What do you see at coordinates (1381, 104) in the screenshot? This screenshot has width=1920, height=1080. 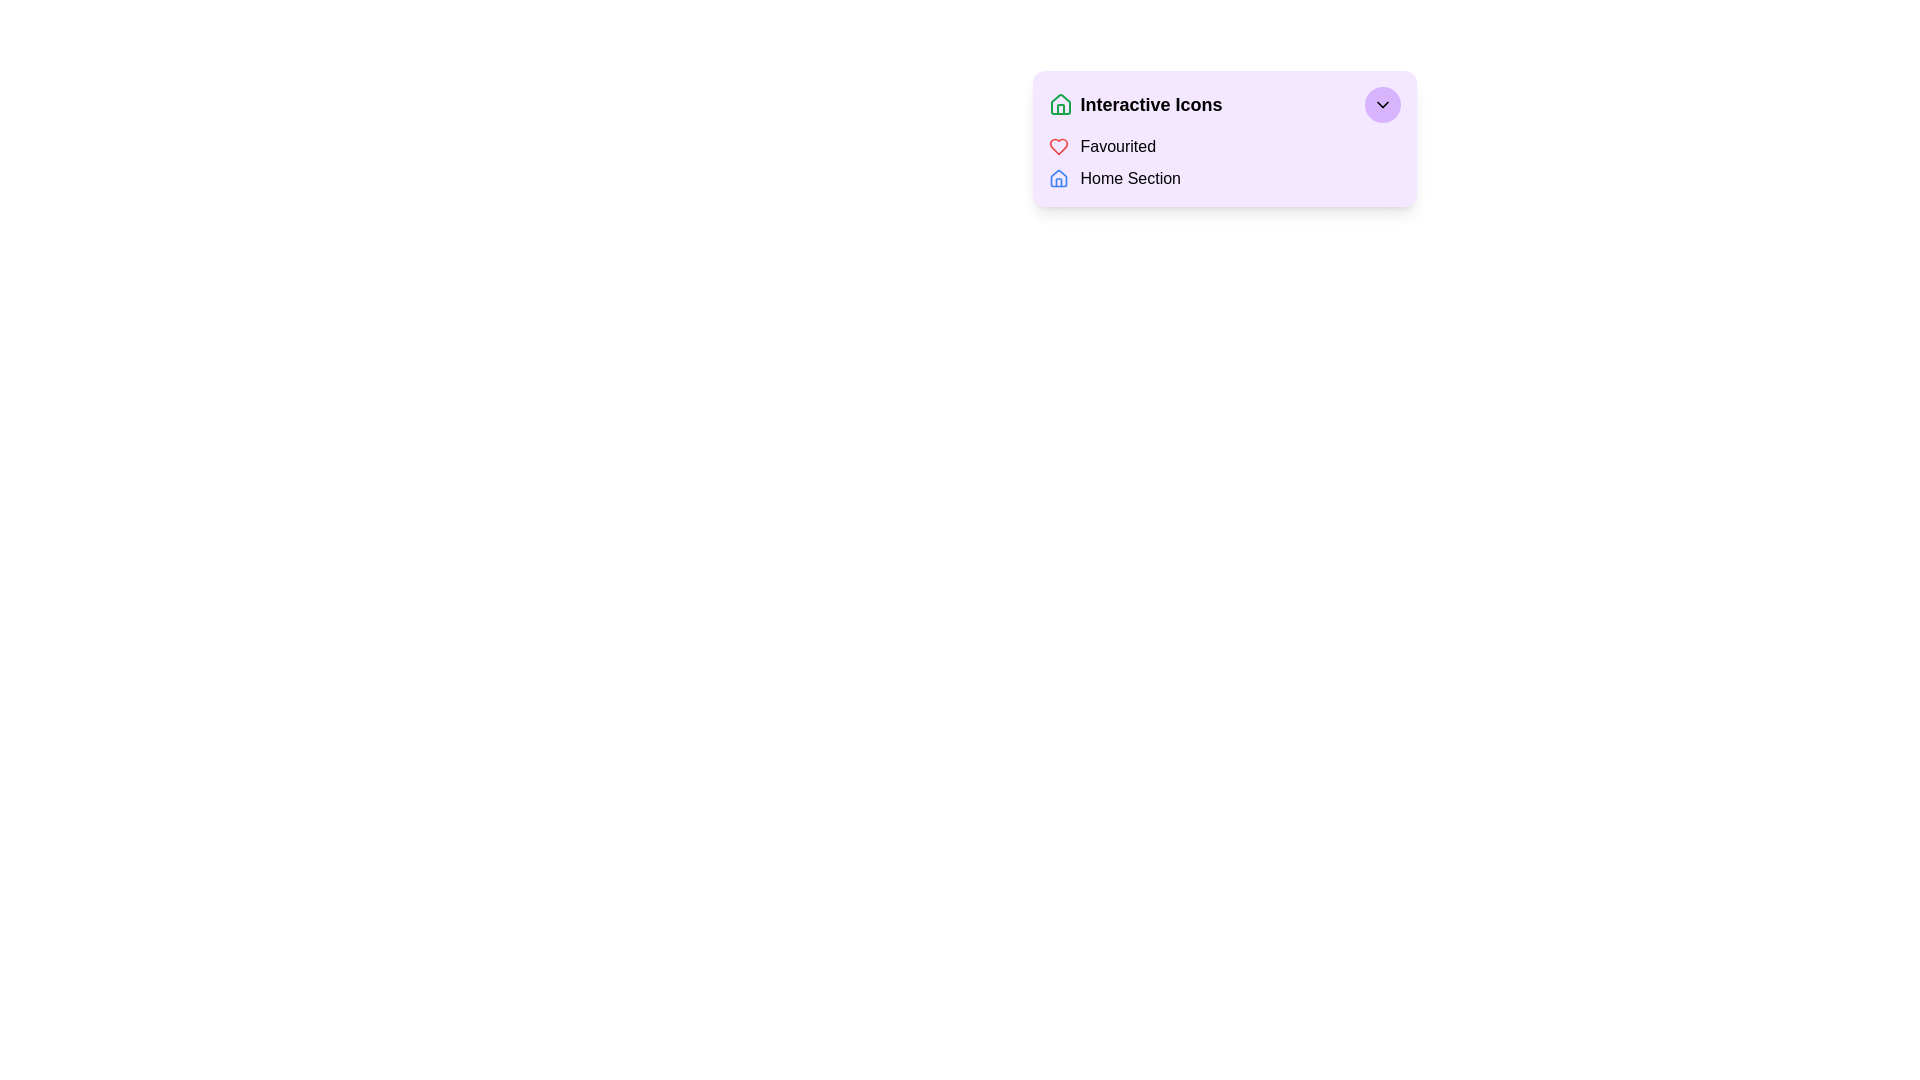 I see `the chevron icon located within the circular button on the far right of the rectangular card` at bounding box center [1381, 104].